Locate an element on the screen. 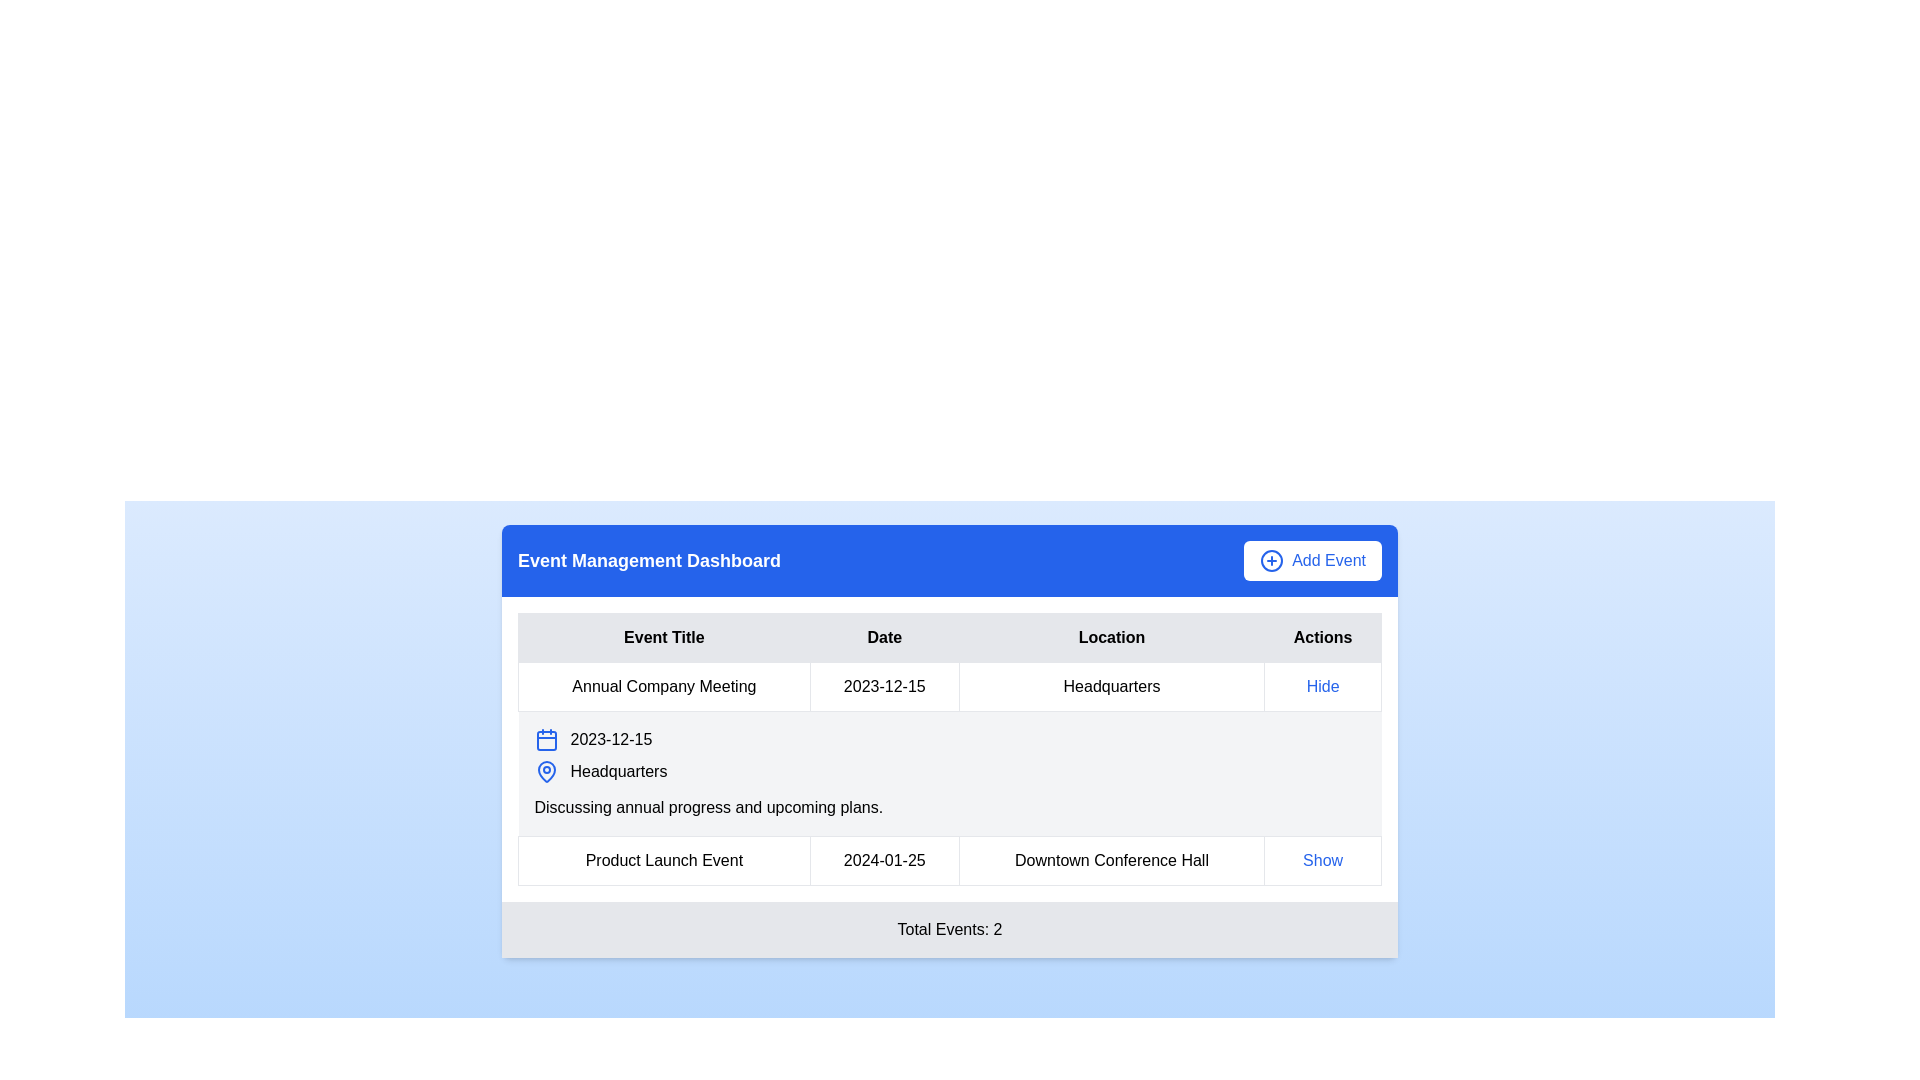  the blue map pin icon located in the 'Location' section of the third row in the event list table, which conveys a location marker aesthetic is located at coordinates (546, 770).